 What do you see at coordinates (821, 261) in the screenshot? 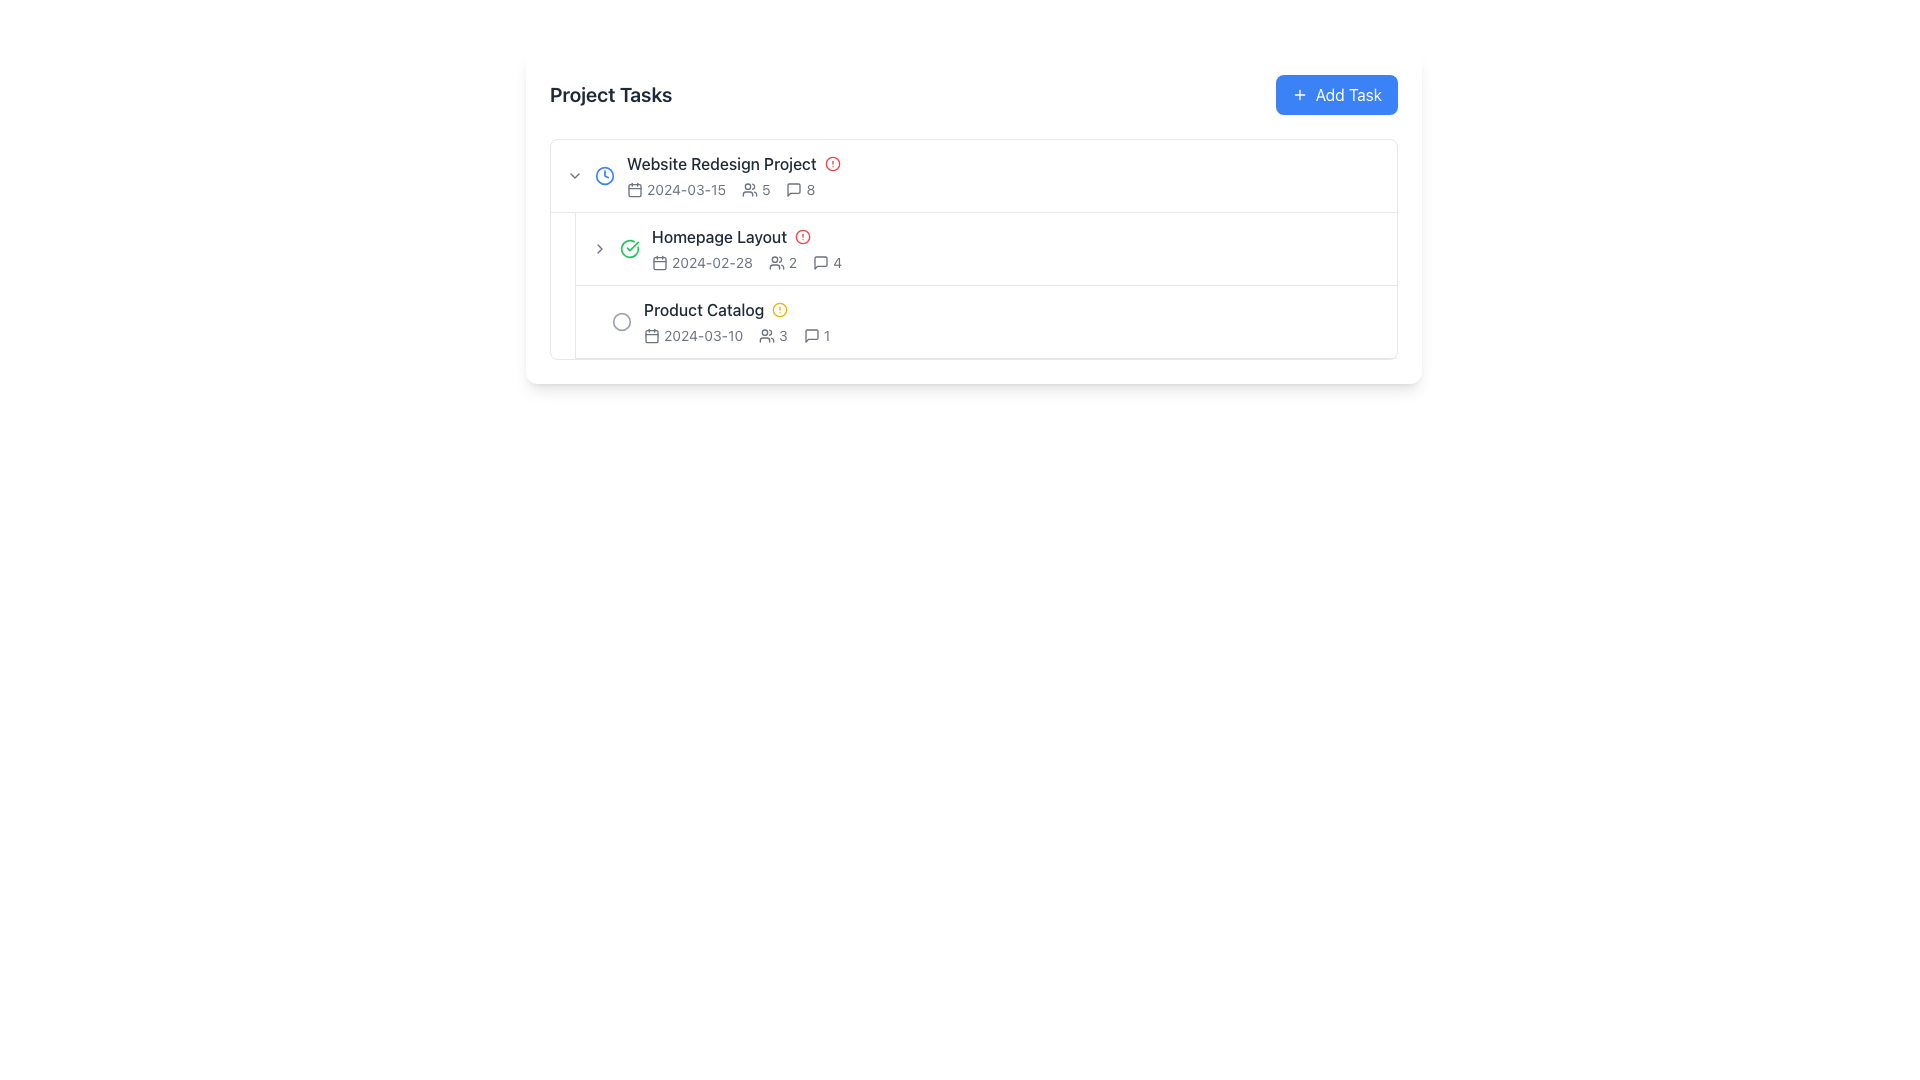
I see `the comment icon located to the immediate right of the 'Homepage Layout' row in the 'Project Tasks' section` at bounding box center [821, 261].